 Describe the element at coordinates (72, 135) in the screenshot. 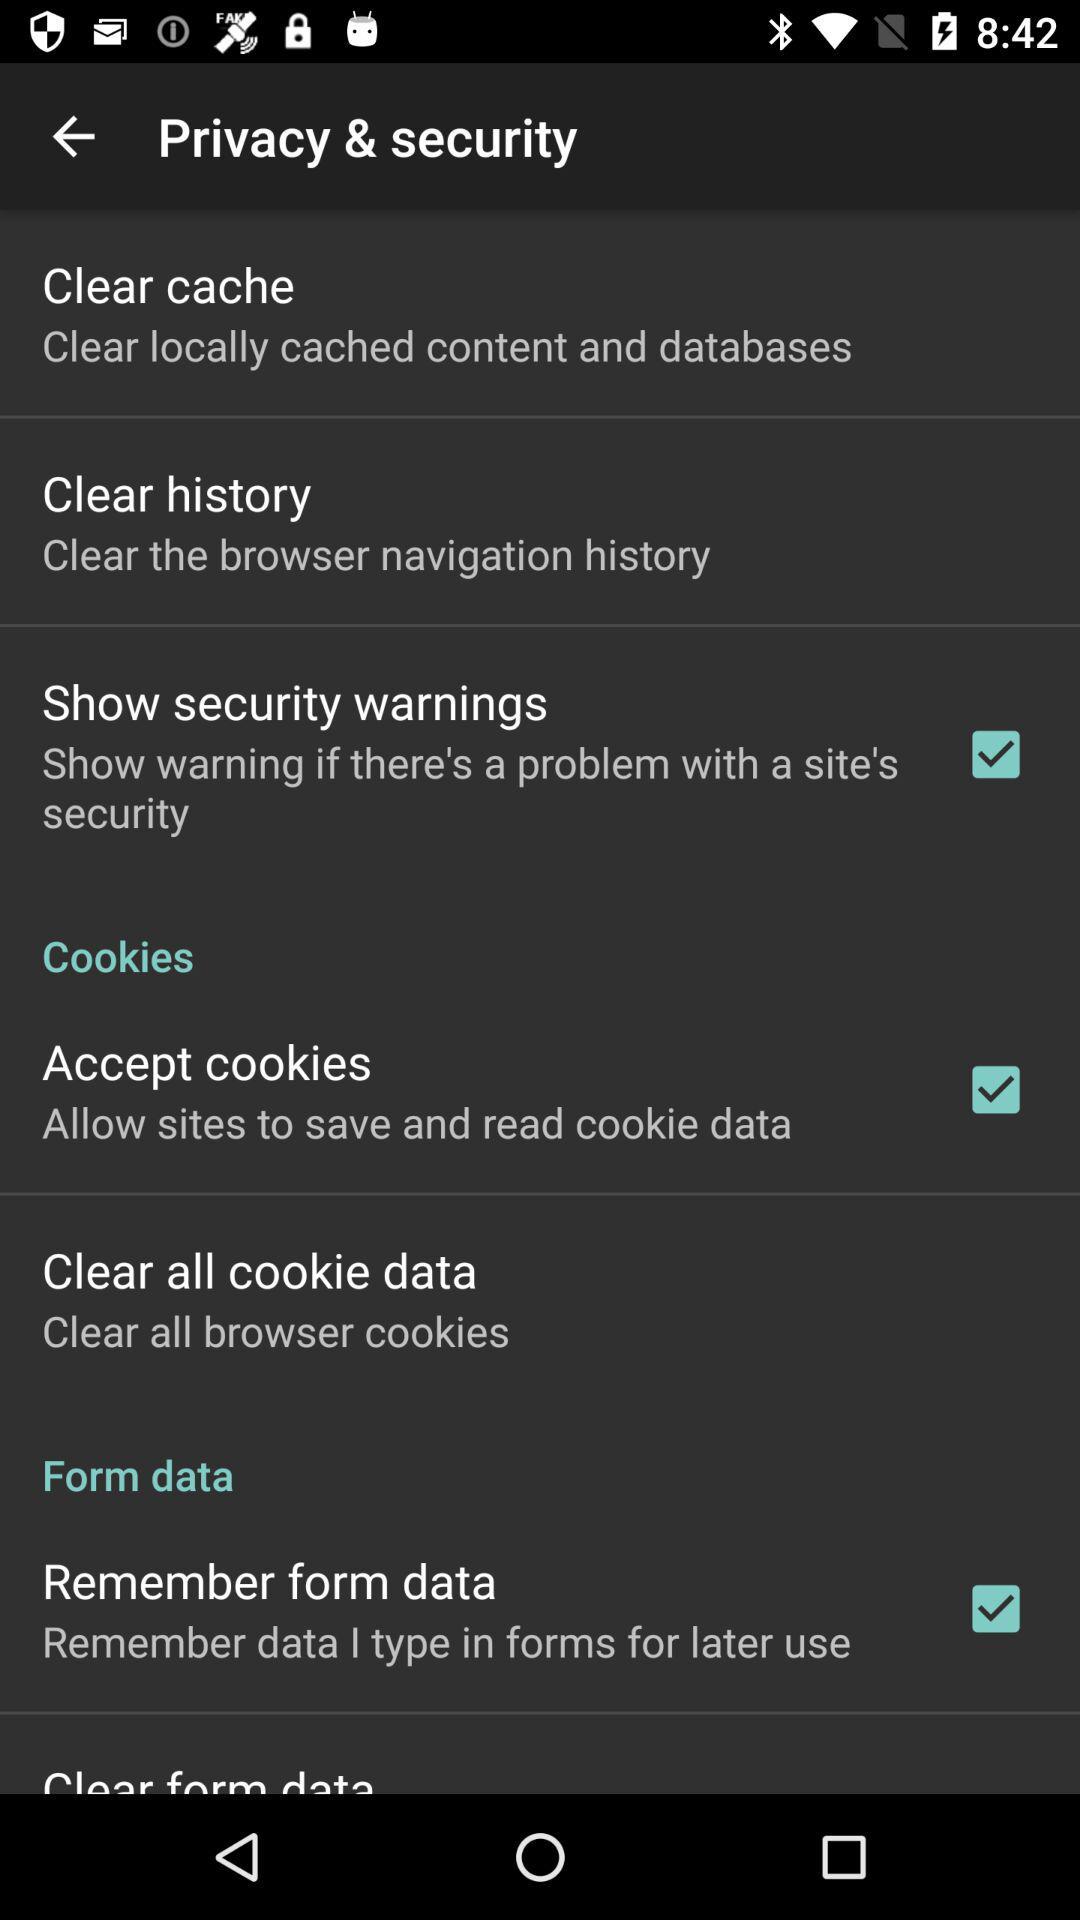

I see `the icon next to privacy & security icon` at that location.